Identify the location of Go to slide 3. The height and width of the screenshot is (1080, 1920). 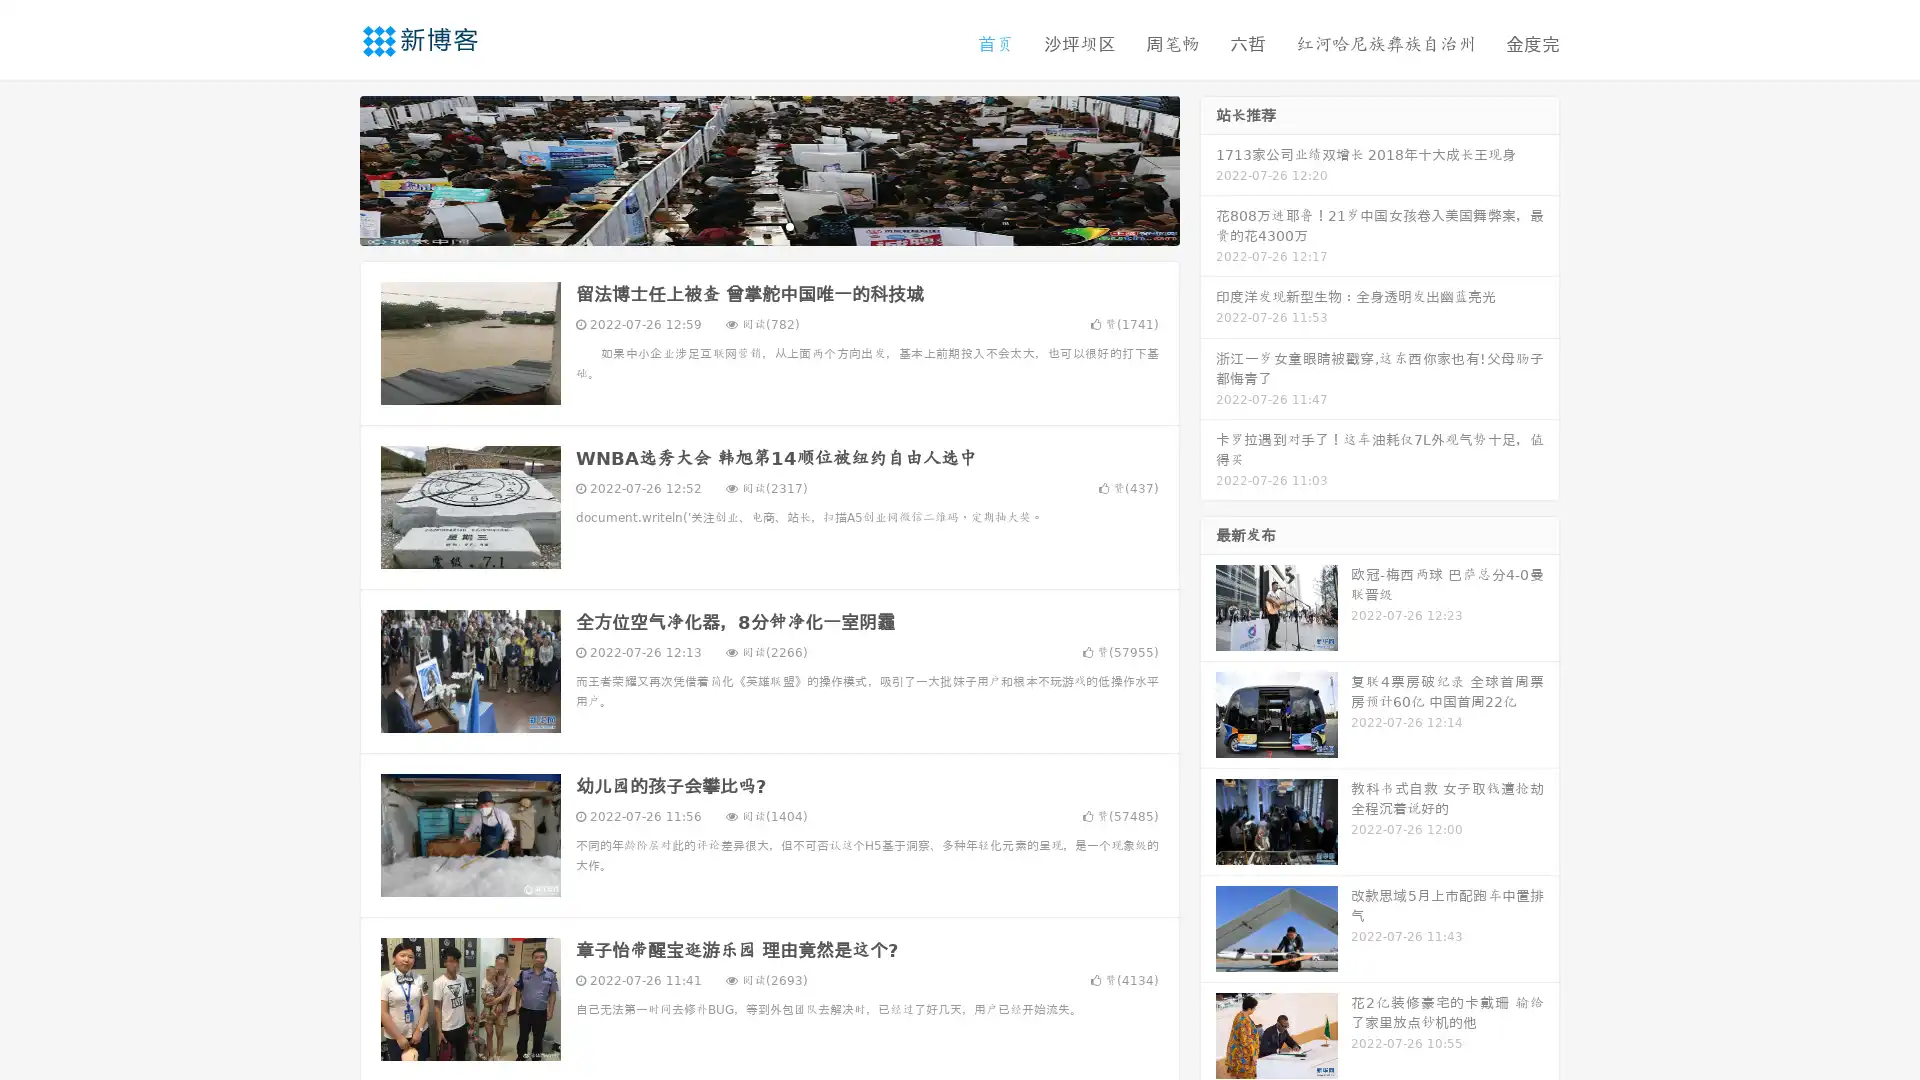
(789, 225).